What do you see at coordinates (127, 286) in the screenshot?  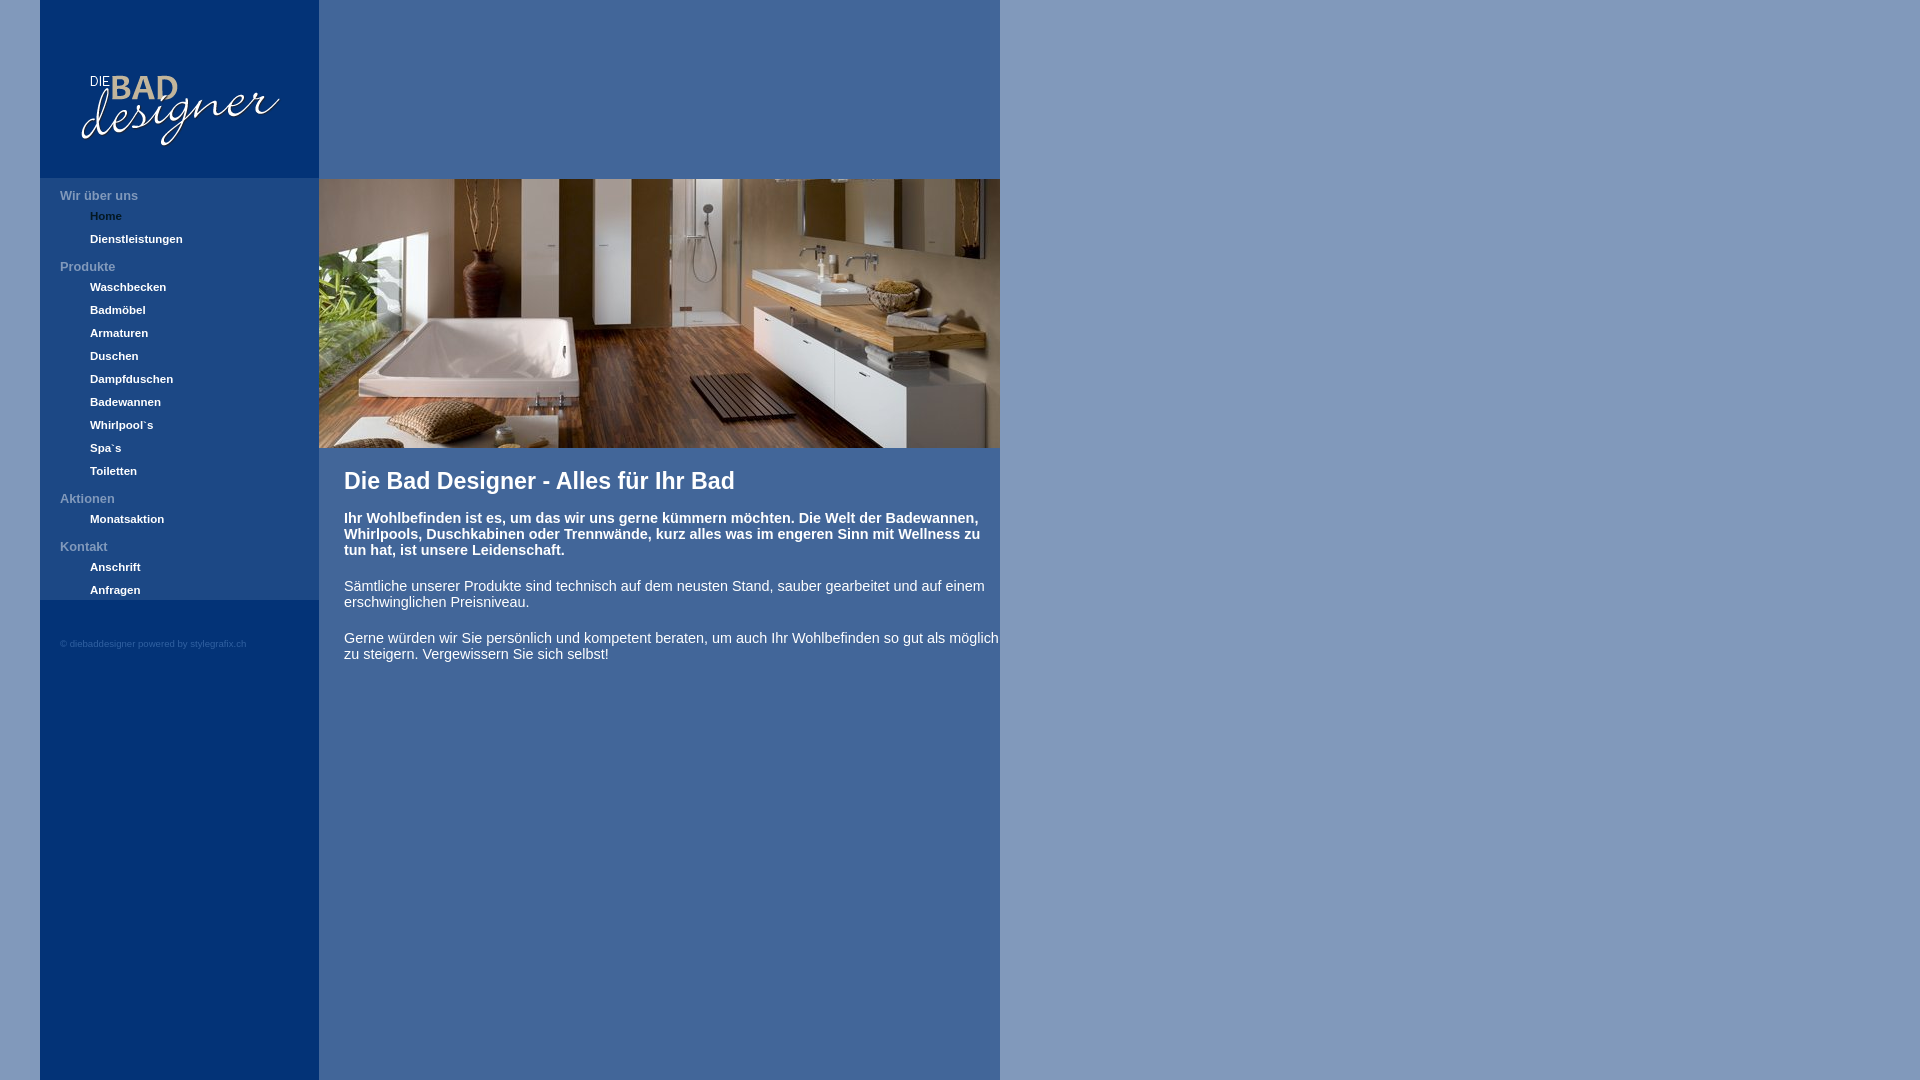 I see `'Waschbecken'` at bounding box center [127, 286].